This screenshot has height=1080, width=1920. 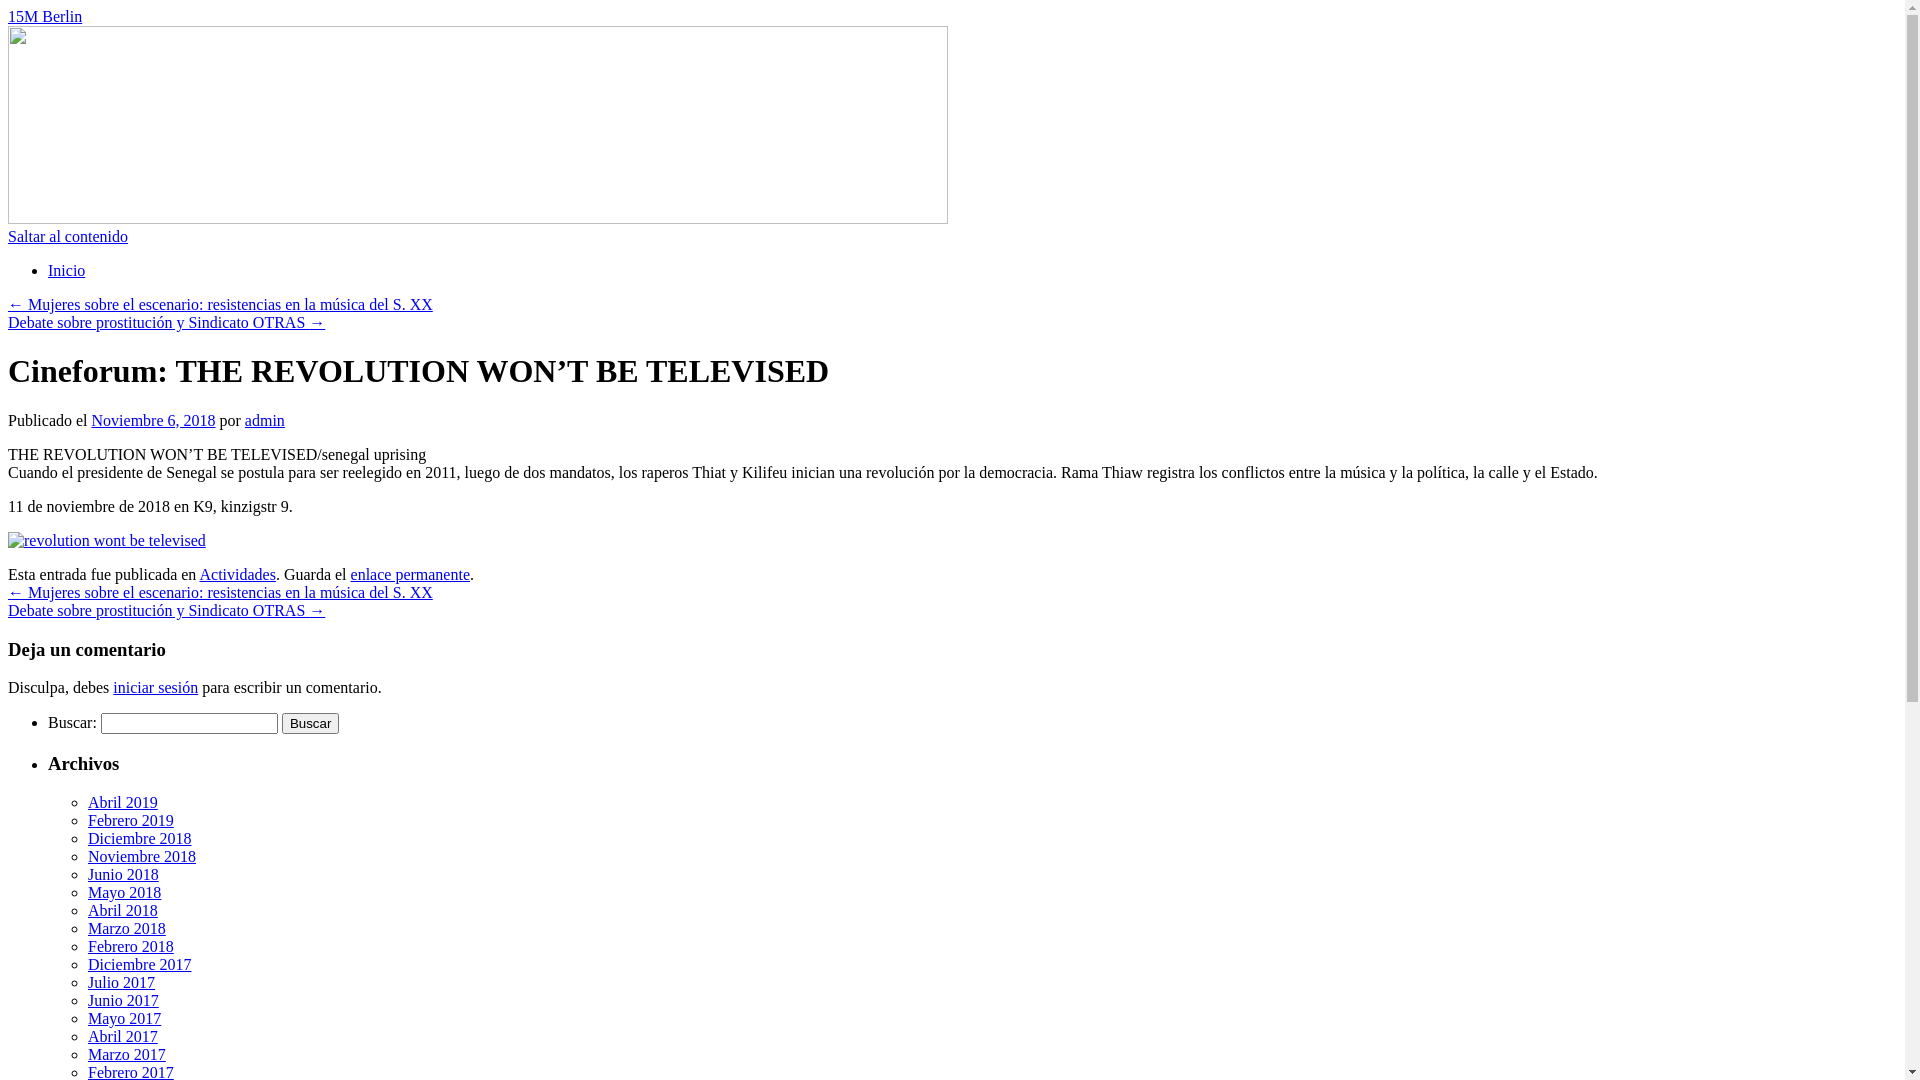 I want to click on 'Febrero 2019', so click(x=129, y=820).